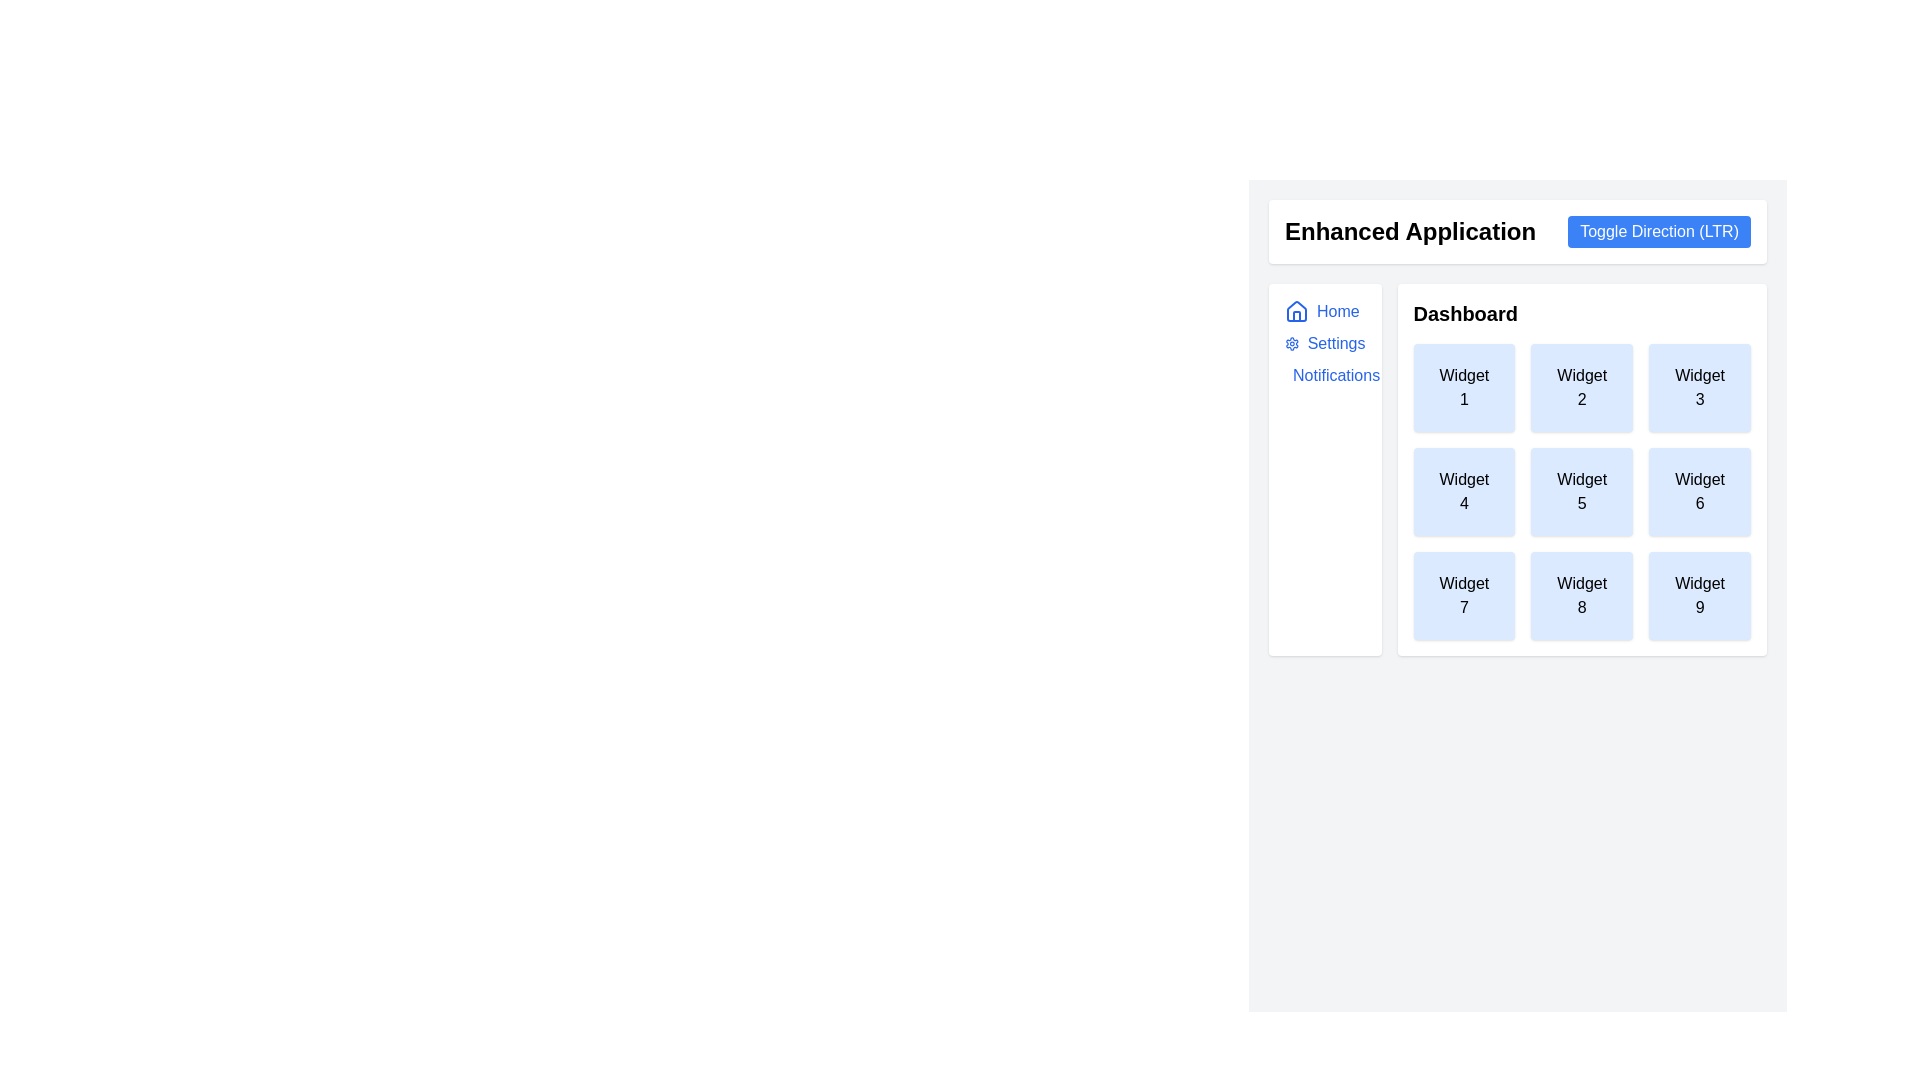 The height and width of the screenshot is (1080, 1920). Describe the element at coordinates (1296, 315) in the screenshot. I see `the doorway of the house icon in the navigation panel, which symbolizes the 'Home' functionality` at that location.